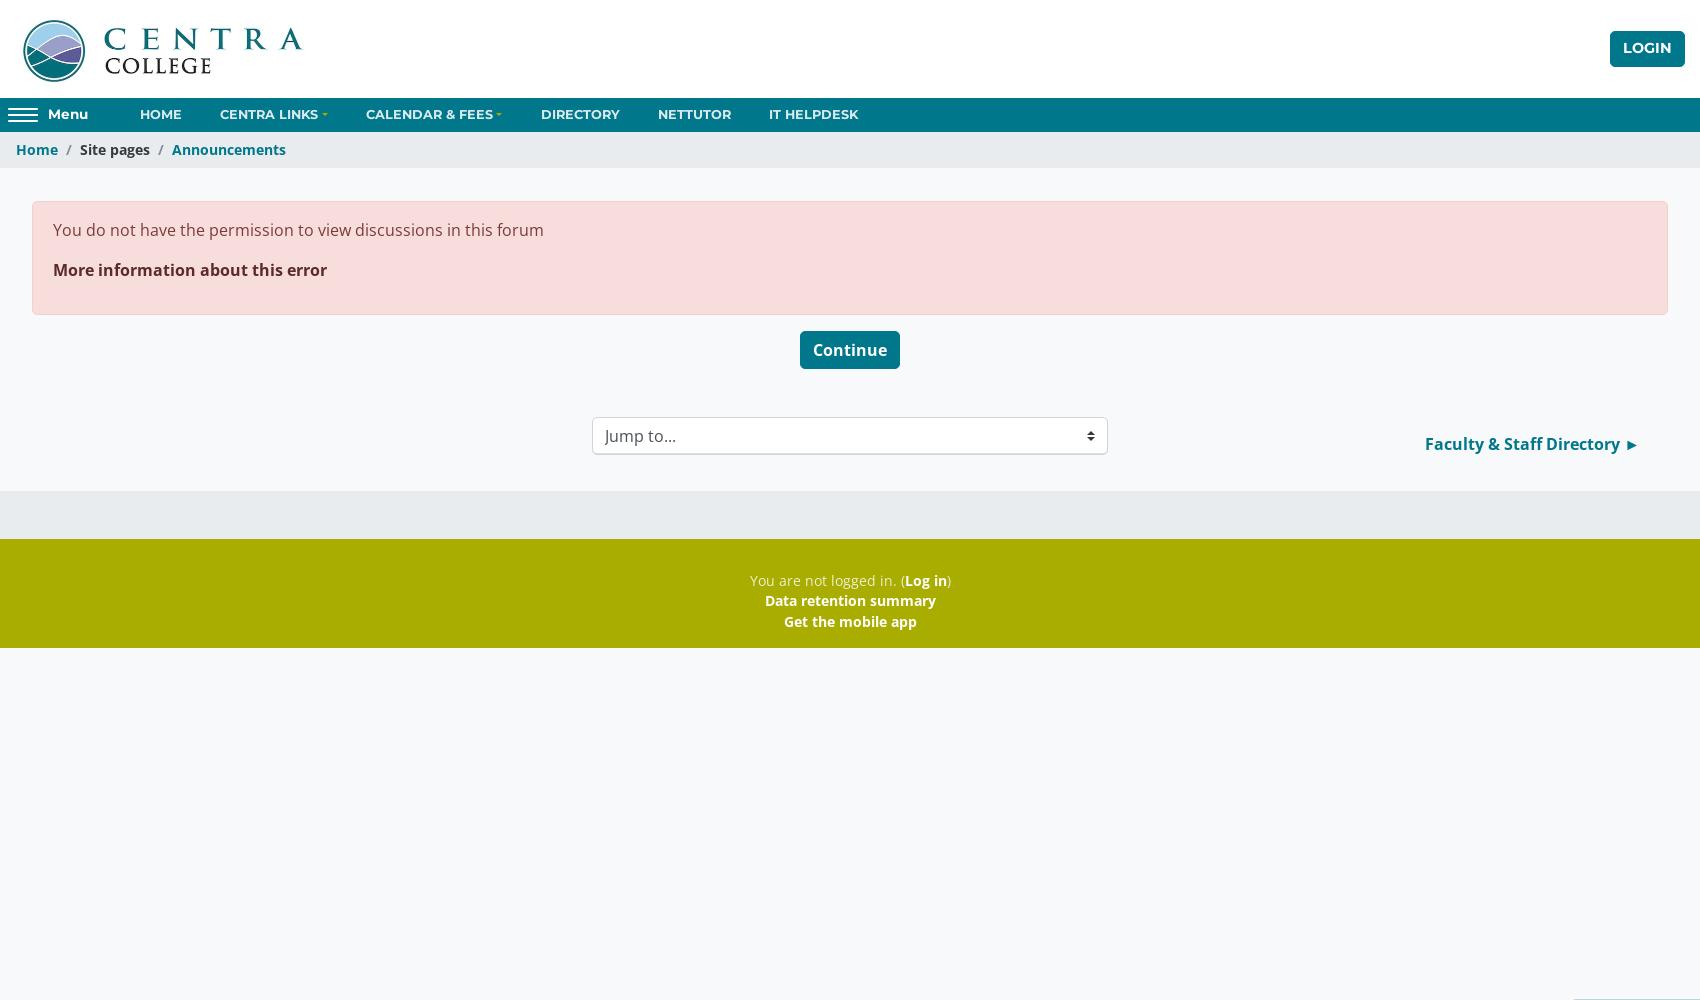 The width and height of the screenshot is (1700, 1000). What do you see at coordinates (443, 165) in the screenshot?
I see `'2022-2023 Academic Calendars'` at bounding box center [443, 165].